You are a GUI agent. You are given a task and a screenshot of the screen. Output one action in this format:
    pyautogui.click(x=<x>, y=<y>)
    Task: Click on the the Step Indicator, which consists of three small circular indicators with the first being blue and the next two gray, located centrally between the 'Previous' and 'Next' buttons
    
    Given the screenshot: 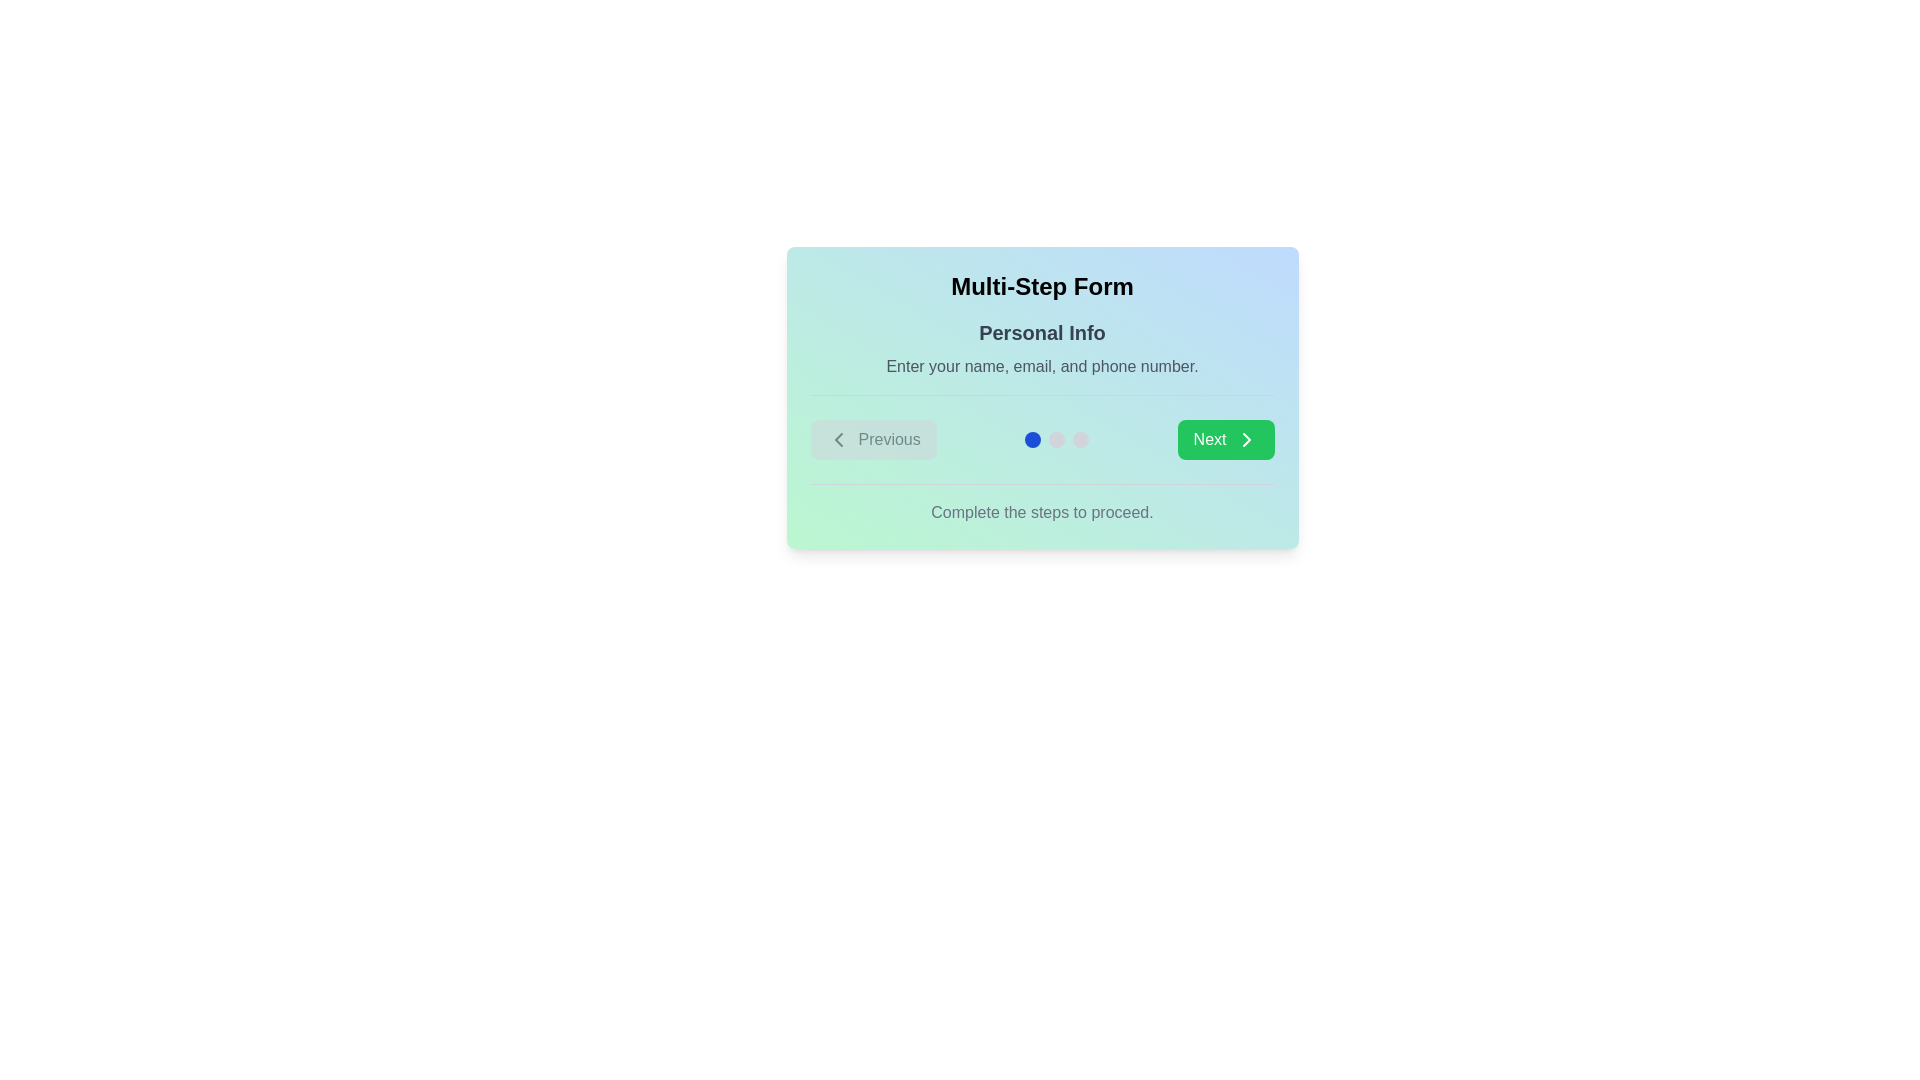 What is the action you would take?
    pyautogui.click(x=1056, y=438)
    